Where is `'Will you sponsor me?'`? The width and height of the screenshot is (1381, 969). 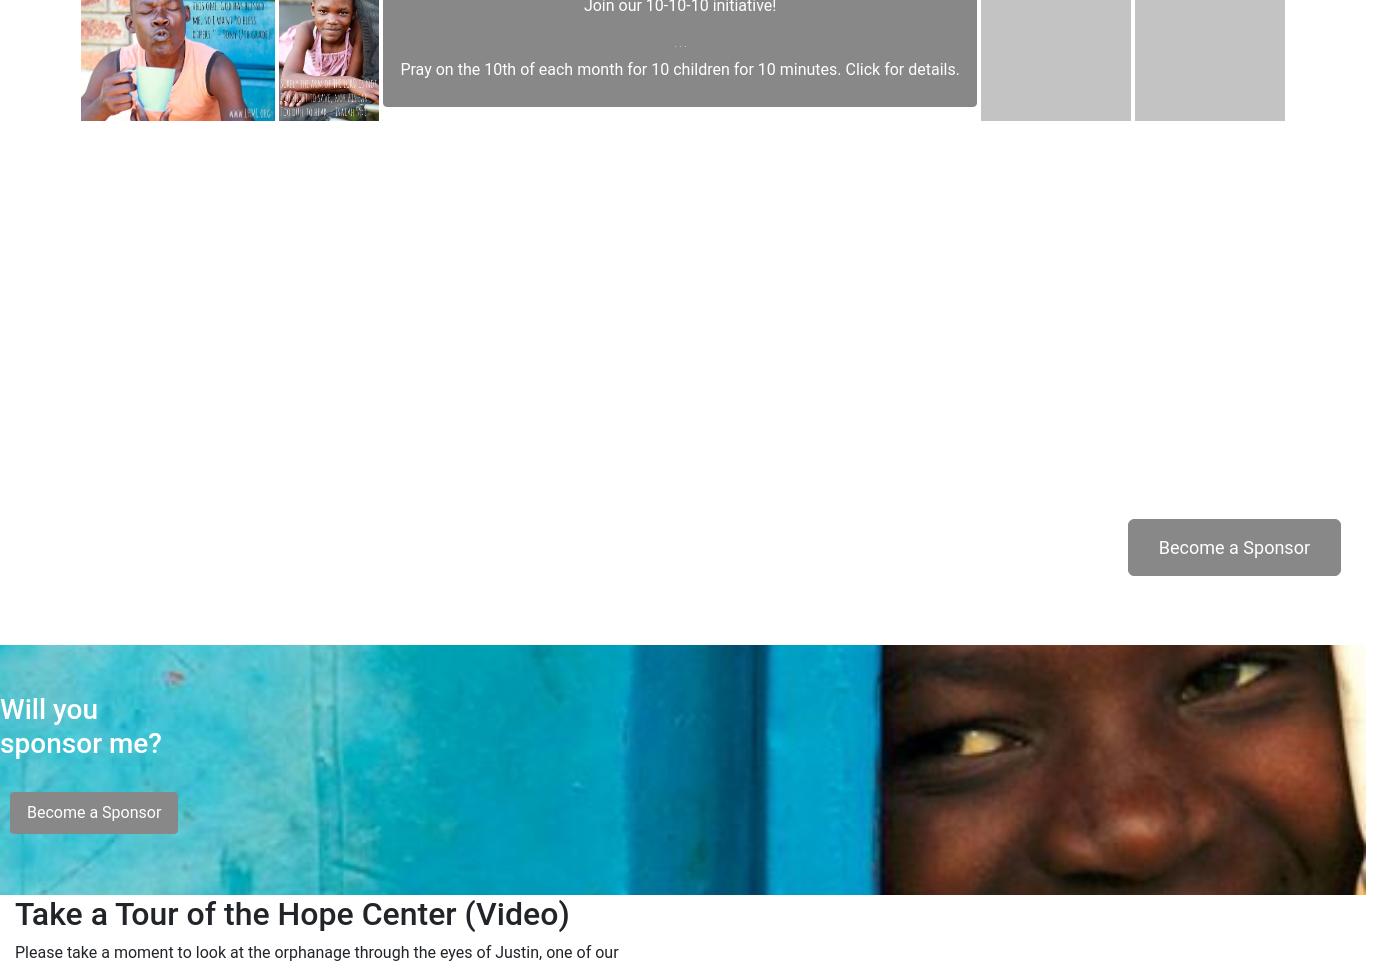
'Will you sponsor me?' is located at coordinates (1187, 401).